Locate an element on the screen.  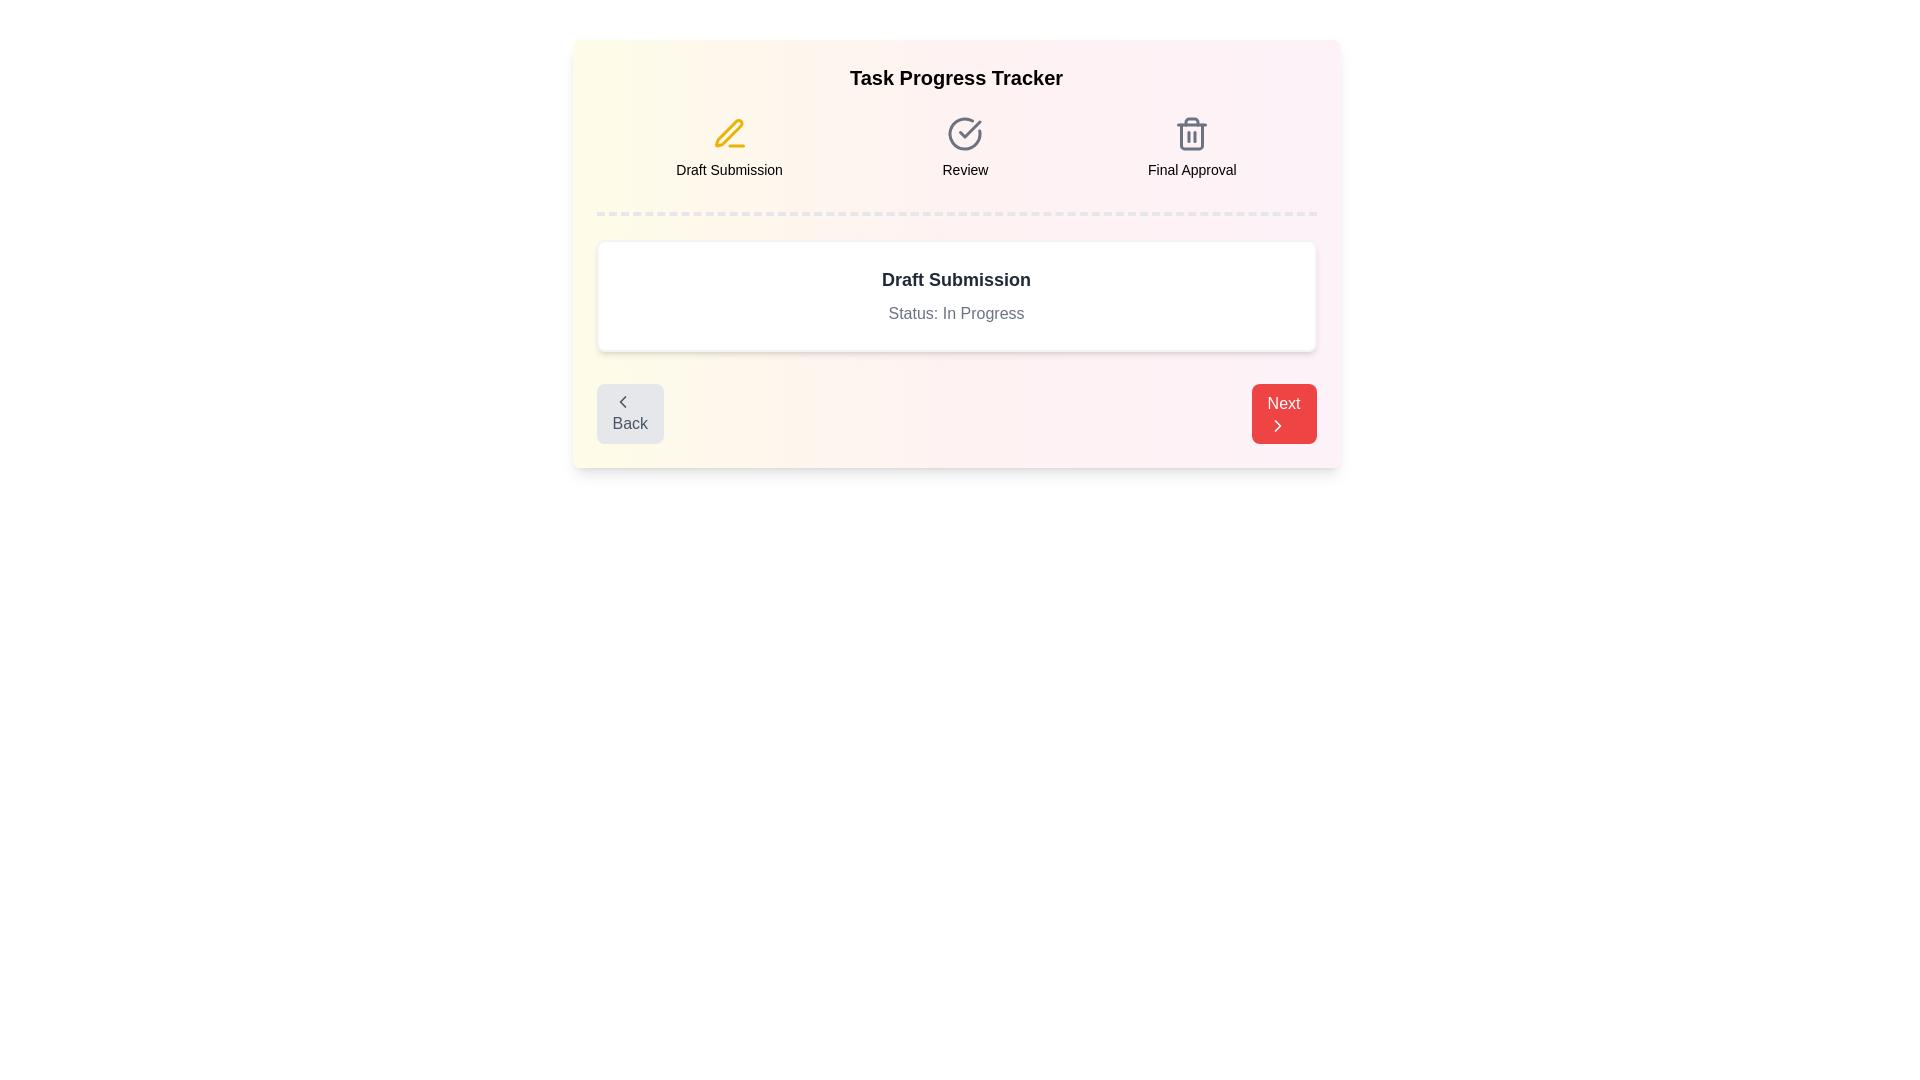
the task icon for Review to reveal additional information is located at coordinates (965, 134).